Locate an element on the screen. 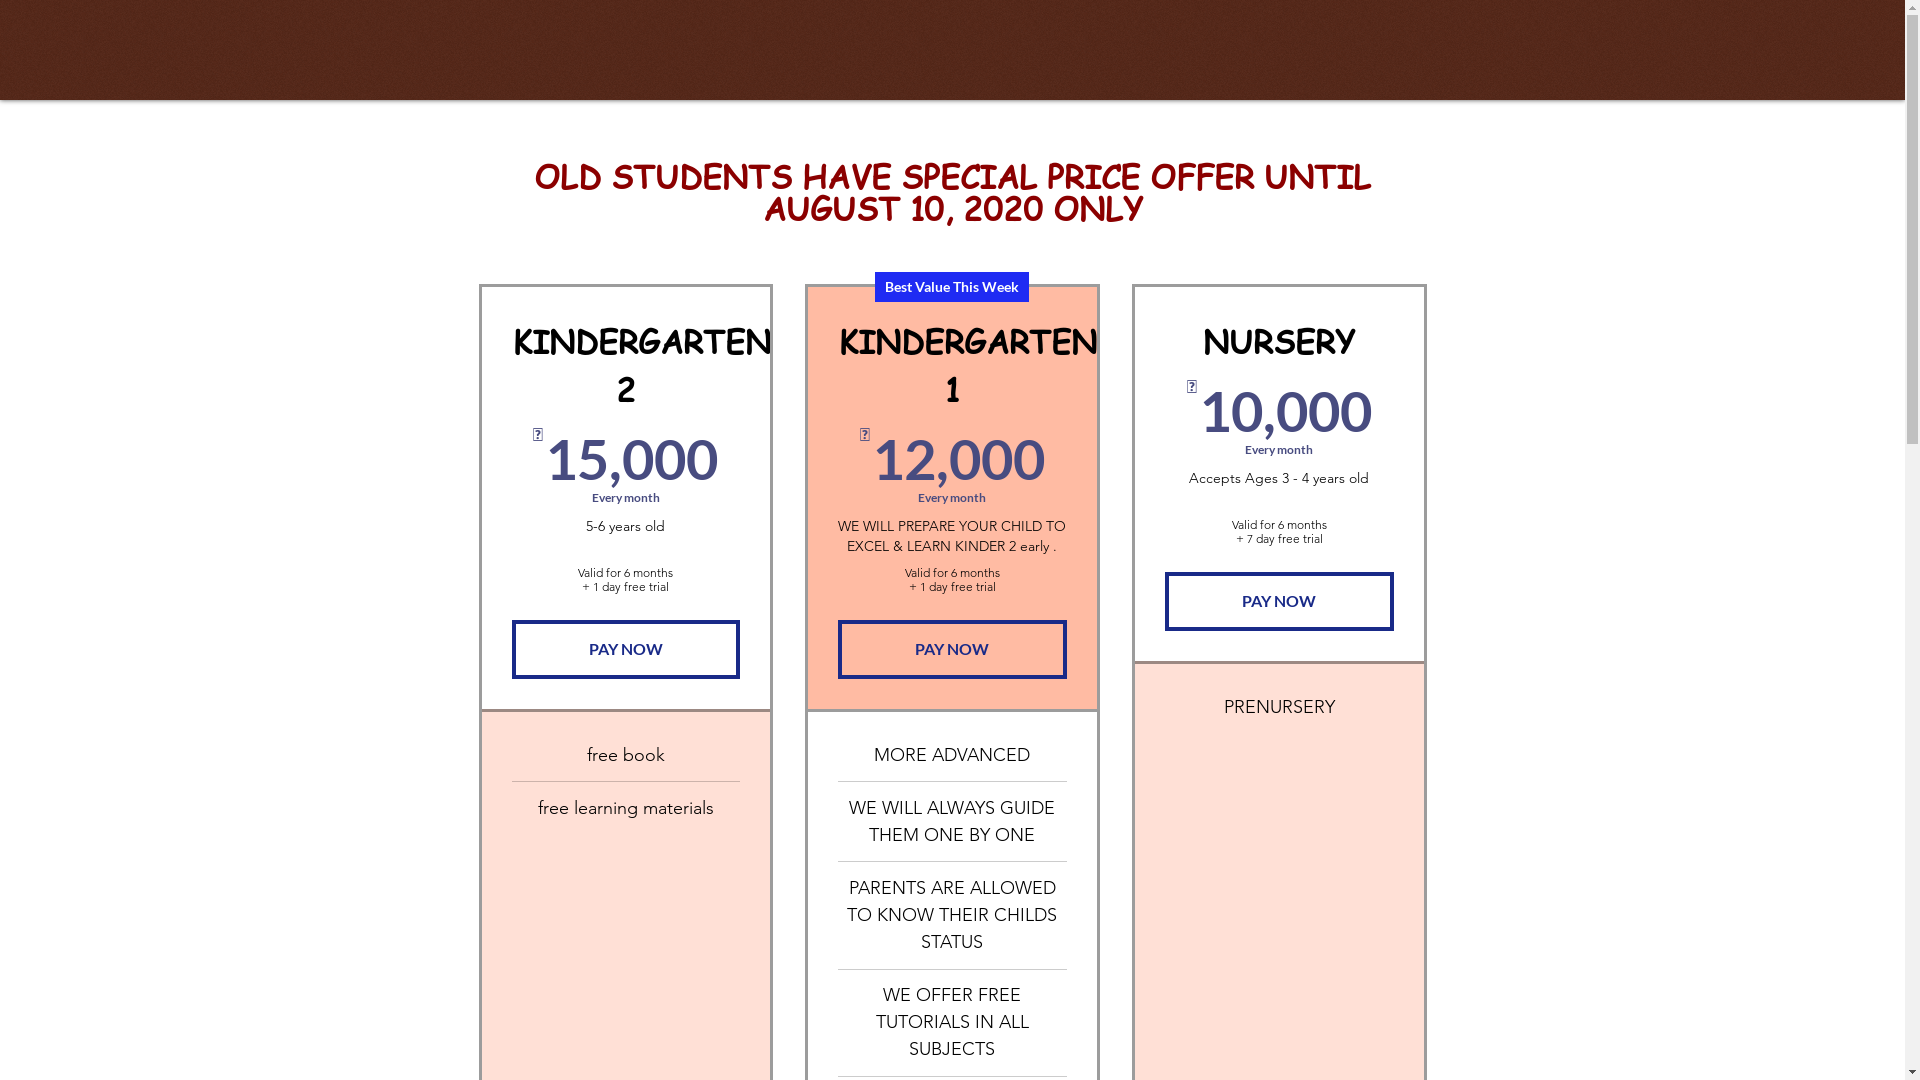  'PAY NOW' is located at coordinates (951, 648).